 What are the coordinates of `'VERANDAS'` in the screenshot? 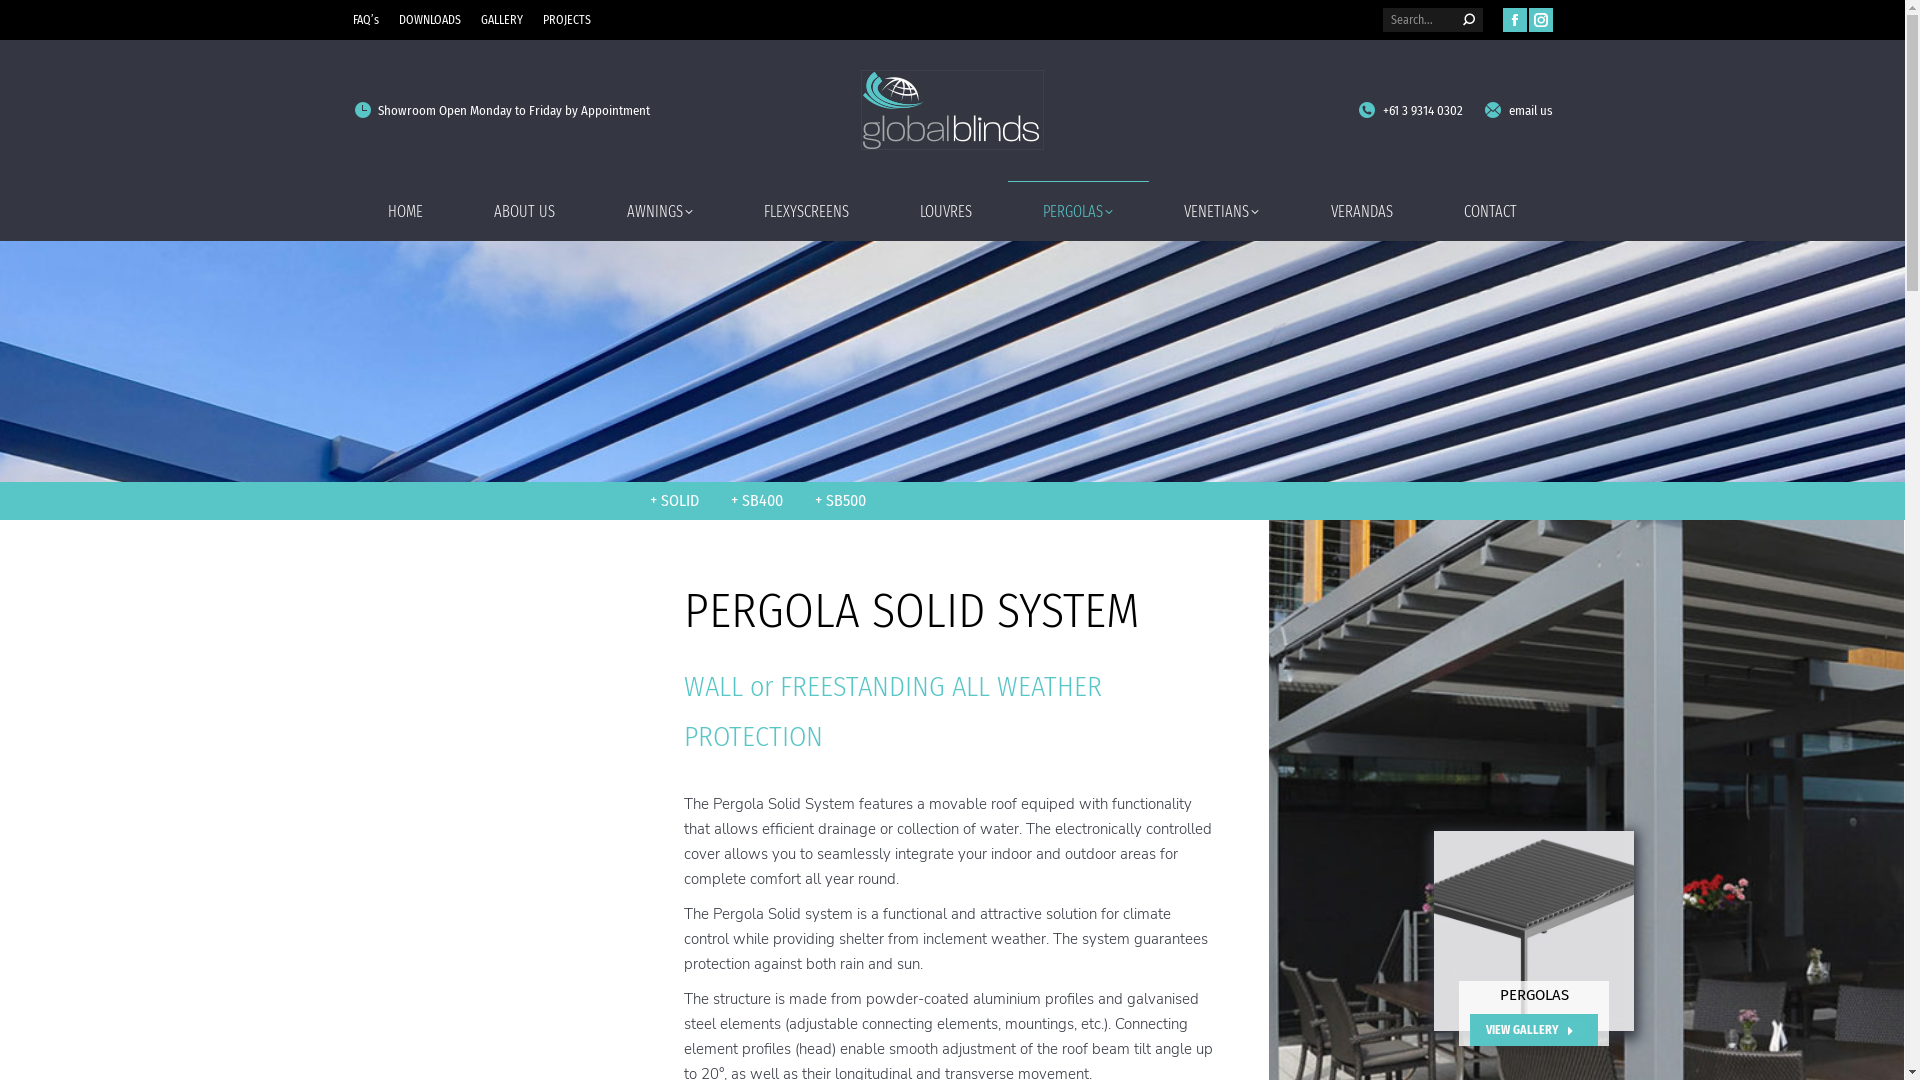 It's located at (1360, 210).